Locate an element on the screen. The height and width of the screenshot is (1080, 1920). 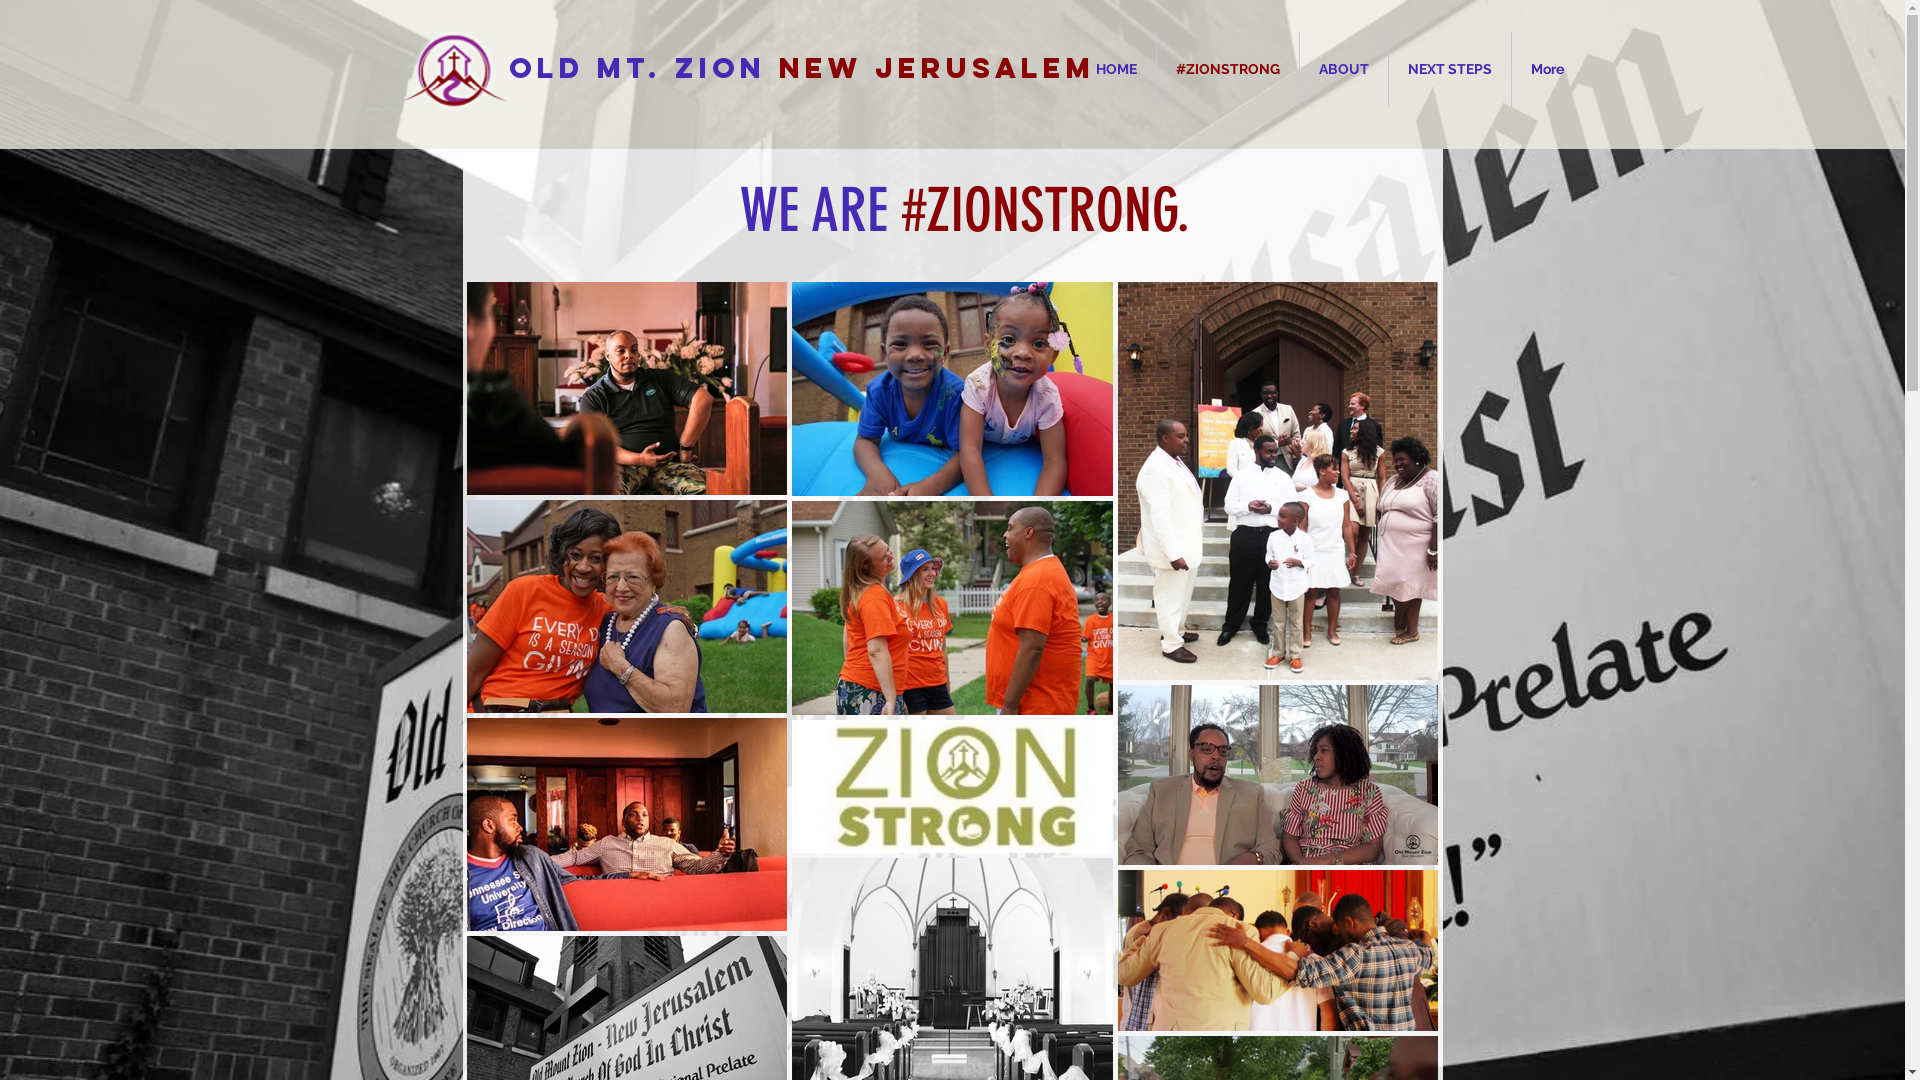
'#ZIONSTRONG' is located at coordinates (1156, 68).